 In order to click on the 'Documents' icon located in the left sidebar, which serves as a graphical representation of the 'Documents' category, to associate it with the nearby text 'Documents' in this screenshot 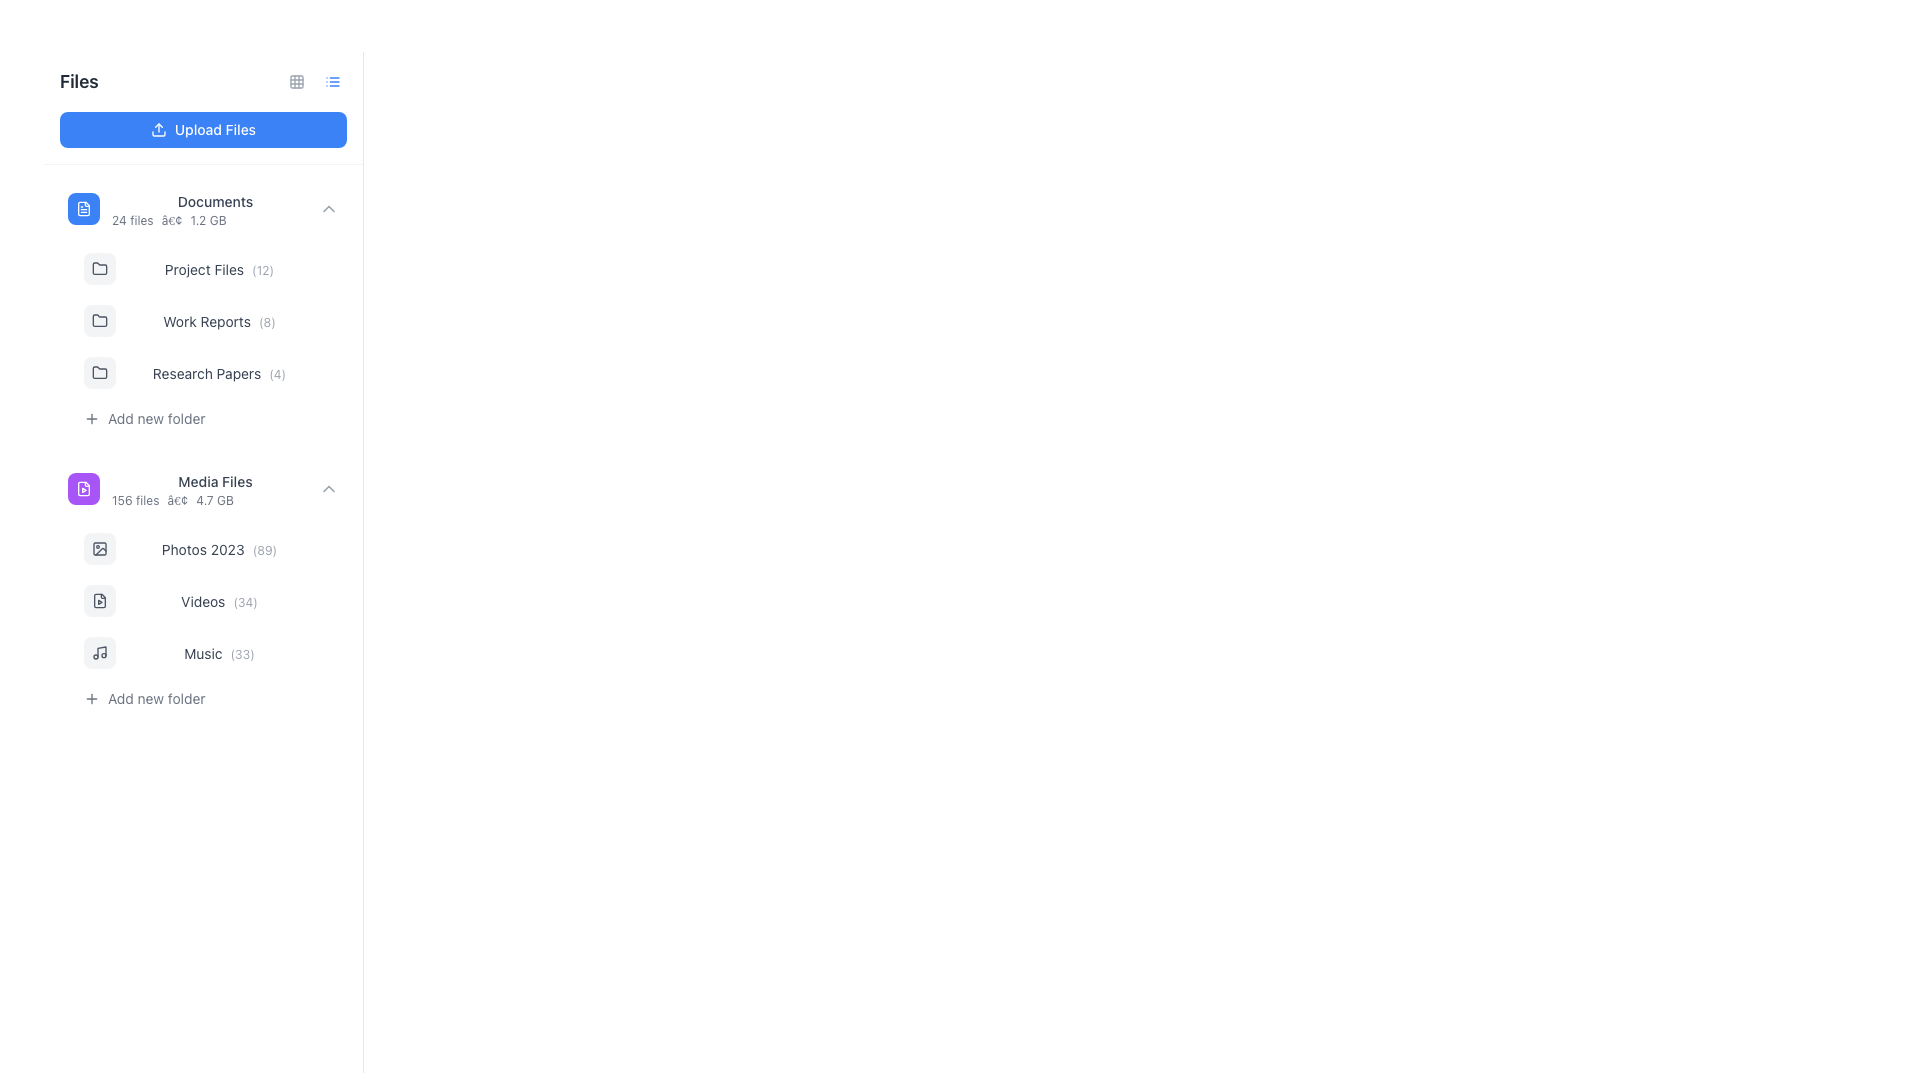, I will do `click(82, 208)`.